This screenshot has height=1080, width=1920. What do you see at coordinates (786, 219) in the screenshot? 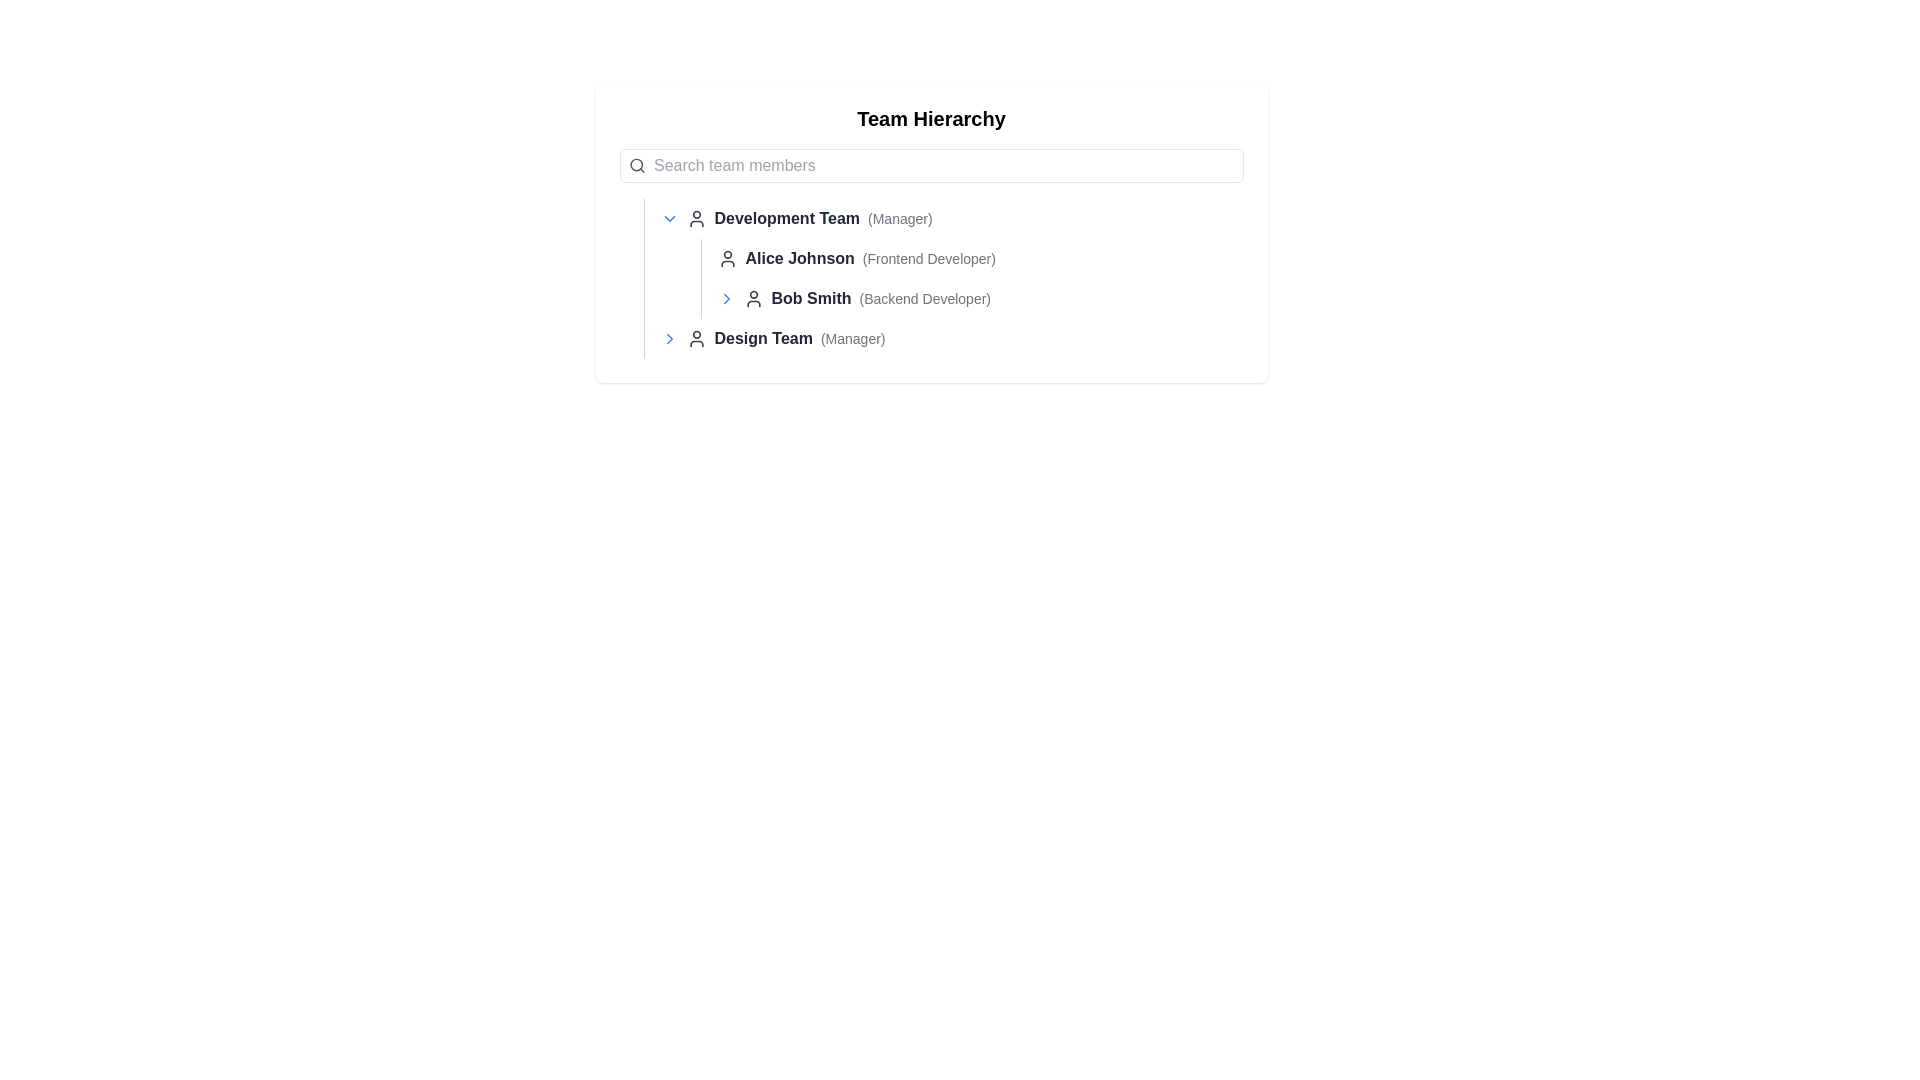
I see `the Text Block that labels the team in the hierarchy, positioned beside '(Manager)' under 'Development Team (Manager)'` at bounding box center [786, 219].